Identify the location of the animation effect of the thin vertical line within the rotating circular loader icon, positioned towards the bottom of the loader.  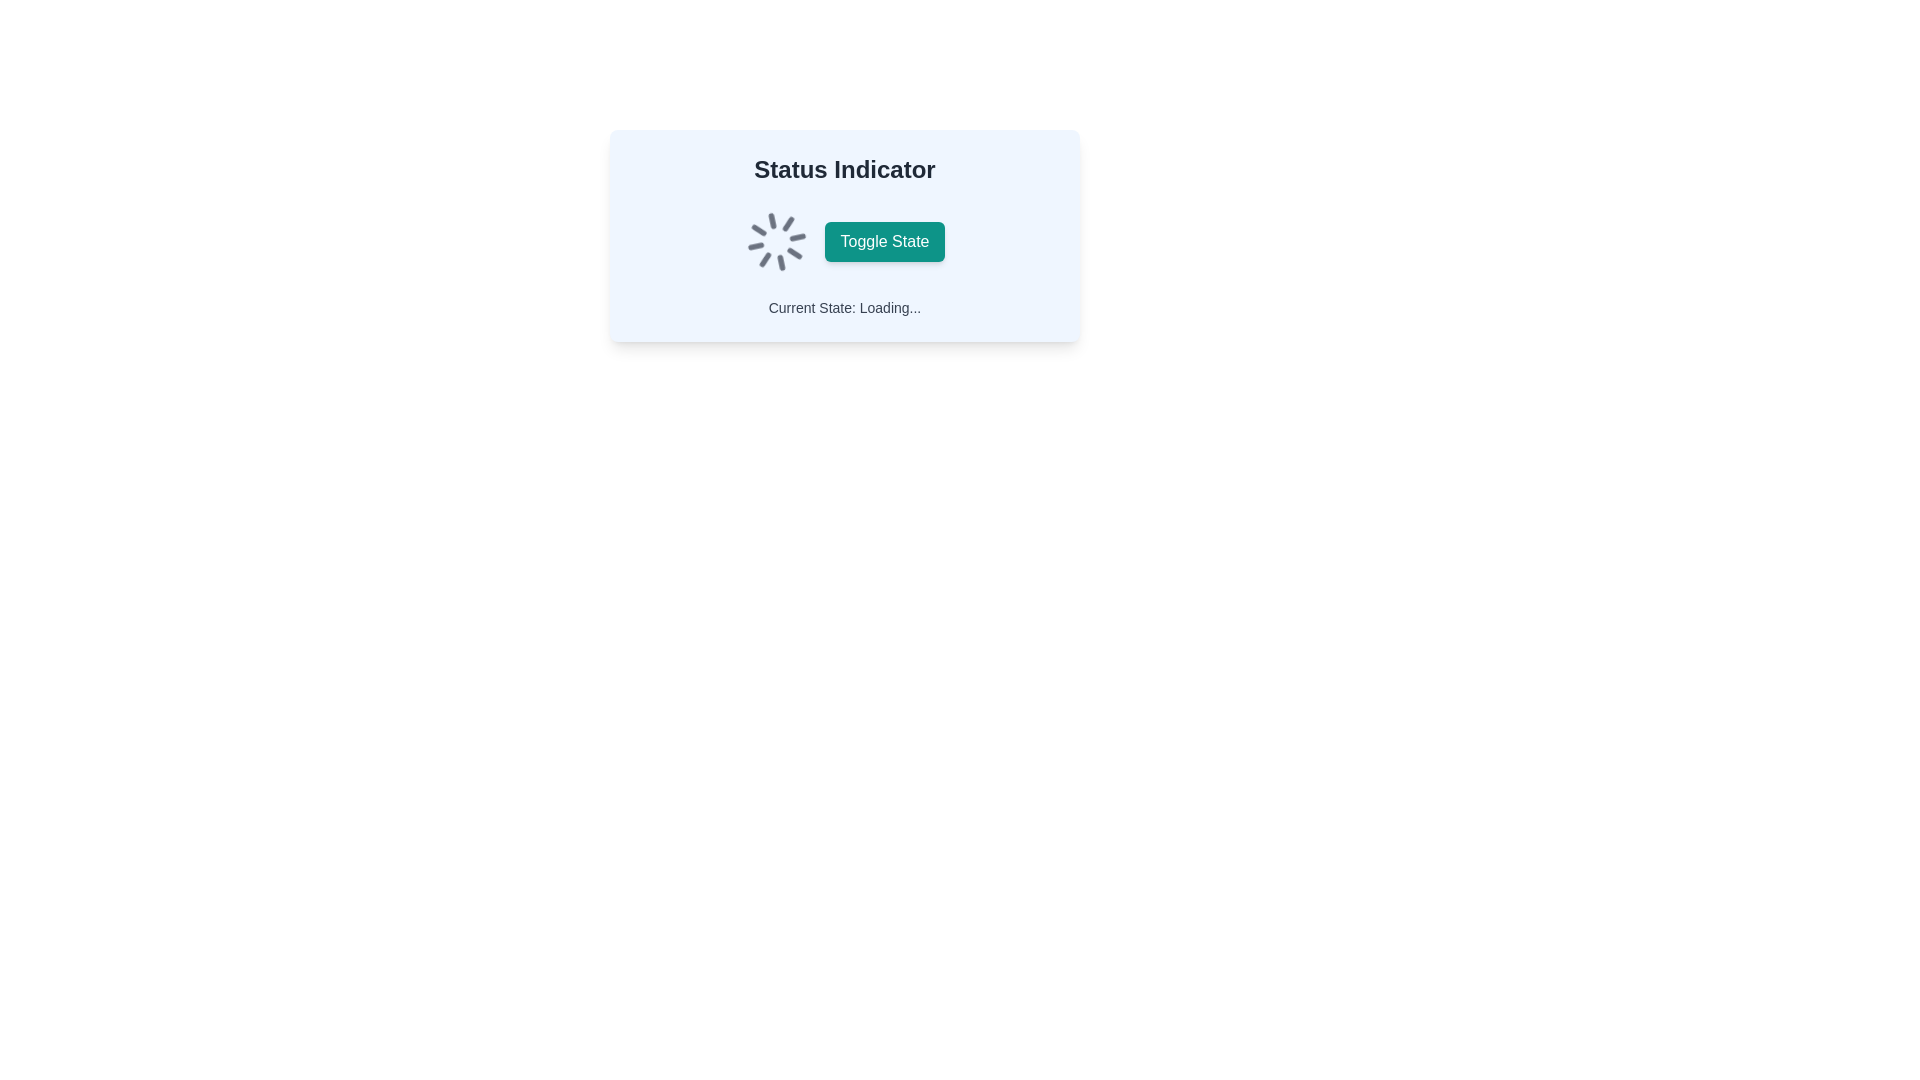
(768, 221).